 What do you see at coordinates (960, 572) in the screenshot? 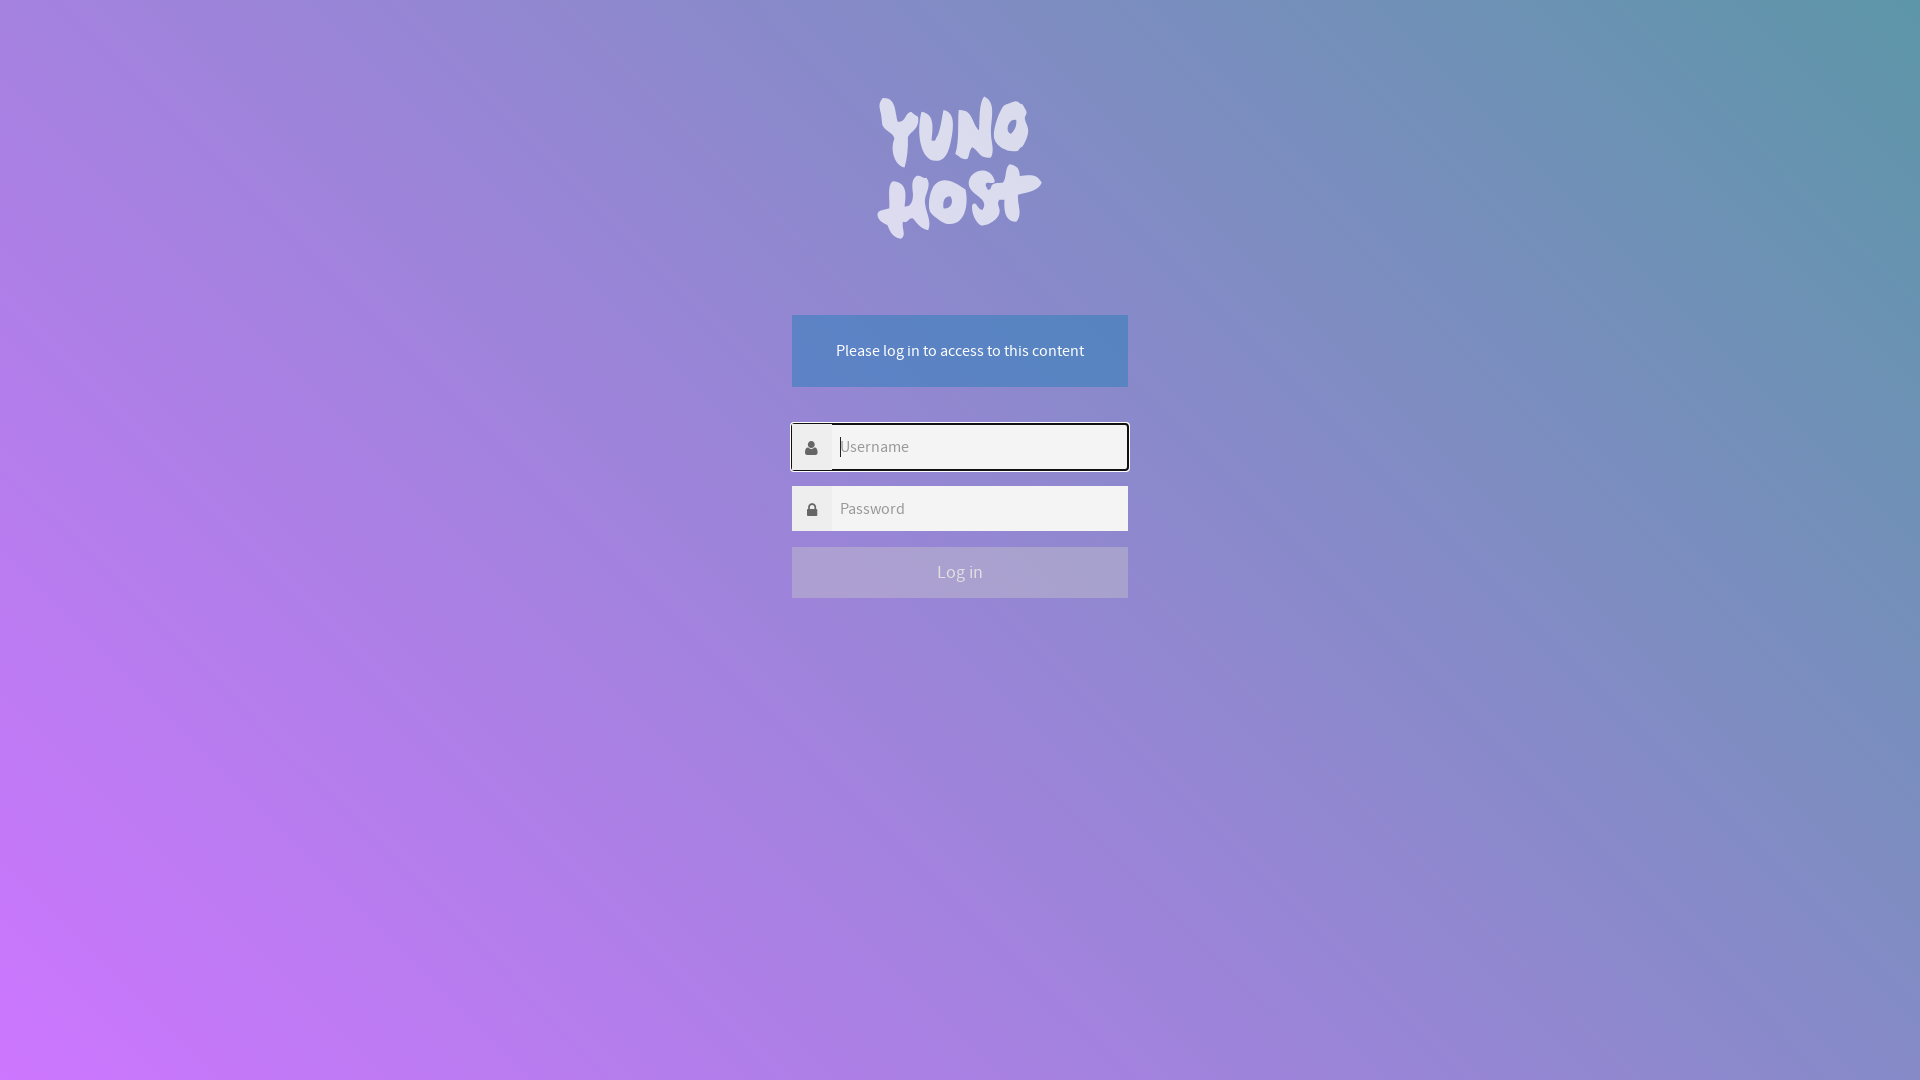
I see `'Log in'` at bounding box center [960, 572].